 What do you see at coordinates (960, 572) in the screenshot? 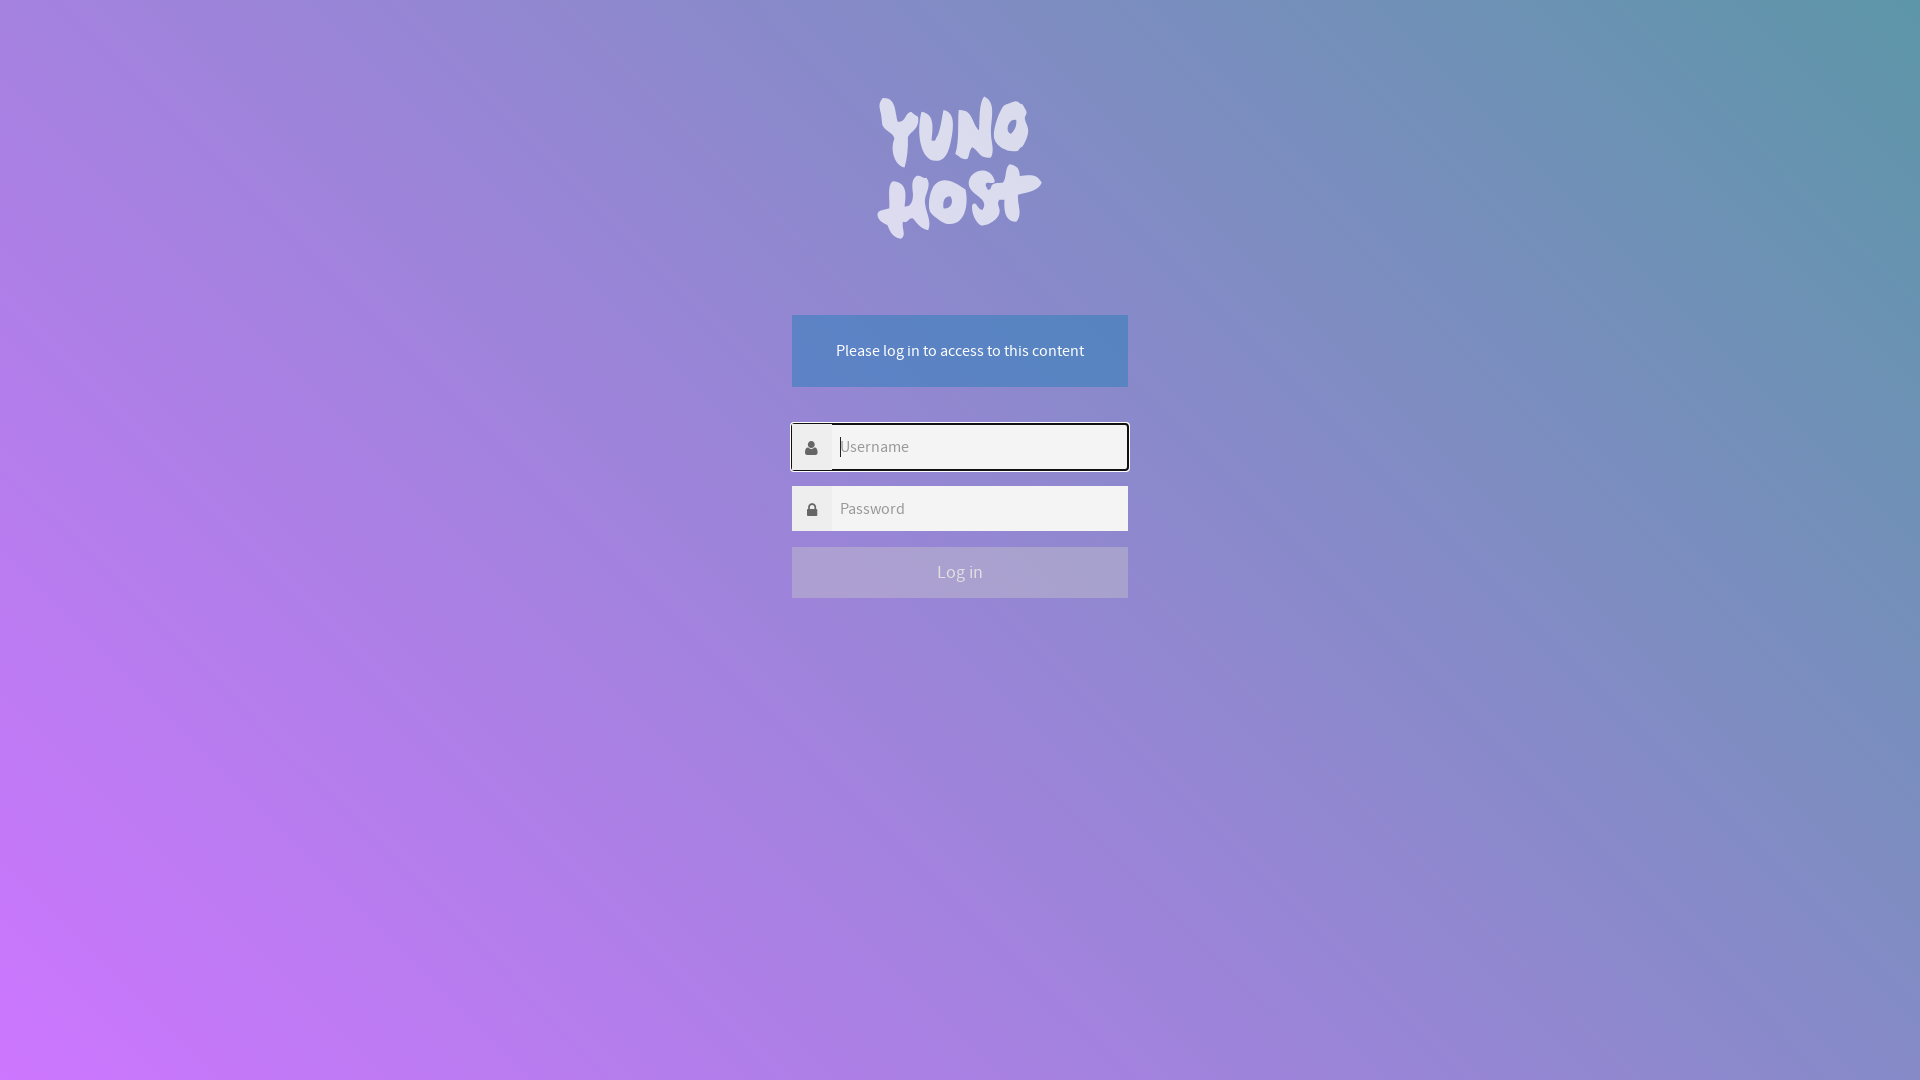
I see `'Log in'` at bounding box center [960, 572].